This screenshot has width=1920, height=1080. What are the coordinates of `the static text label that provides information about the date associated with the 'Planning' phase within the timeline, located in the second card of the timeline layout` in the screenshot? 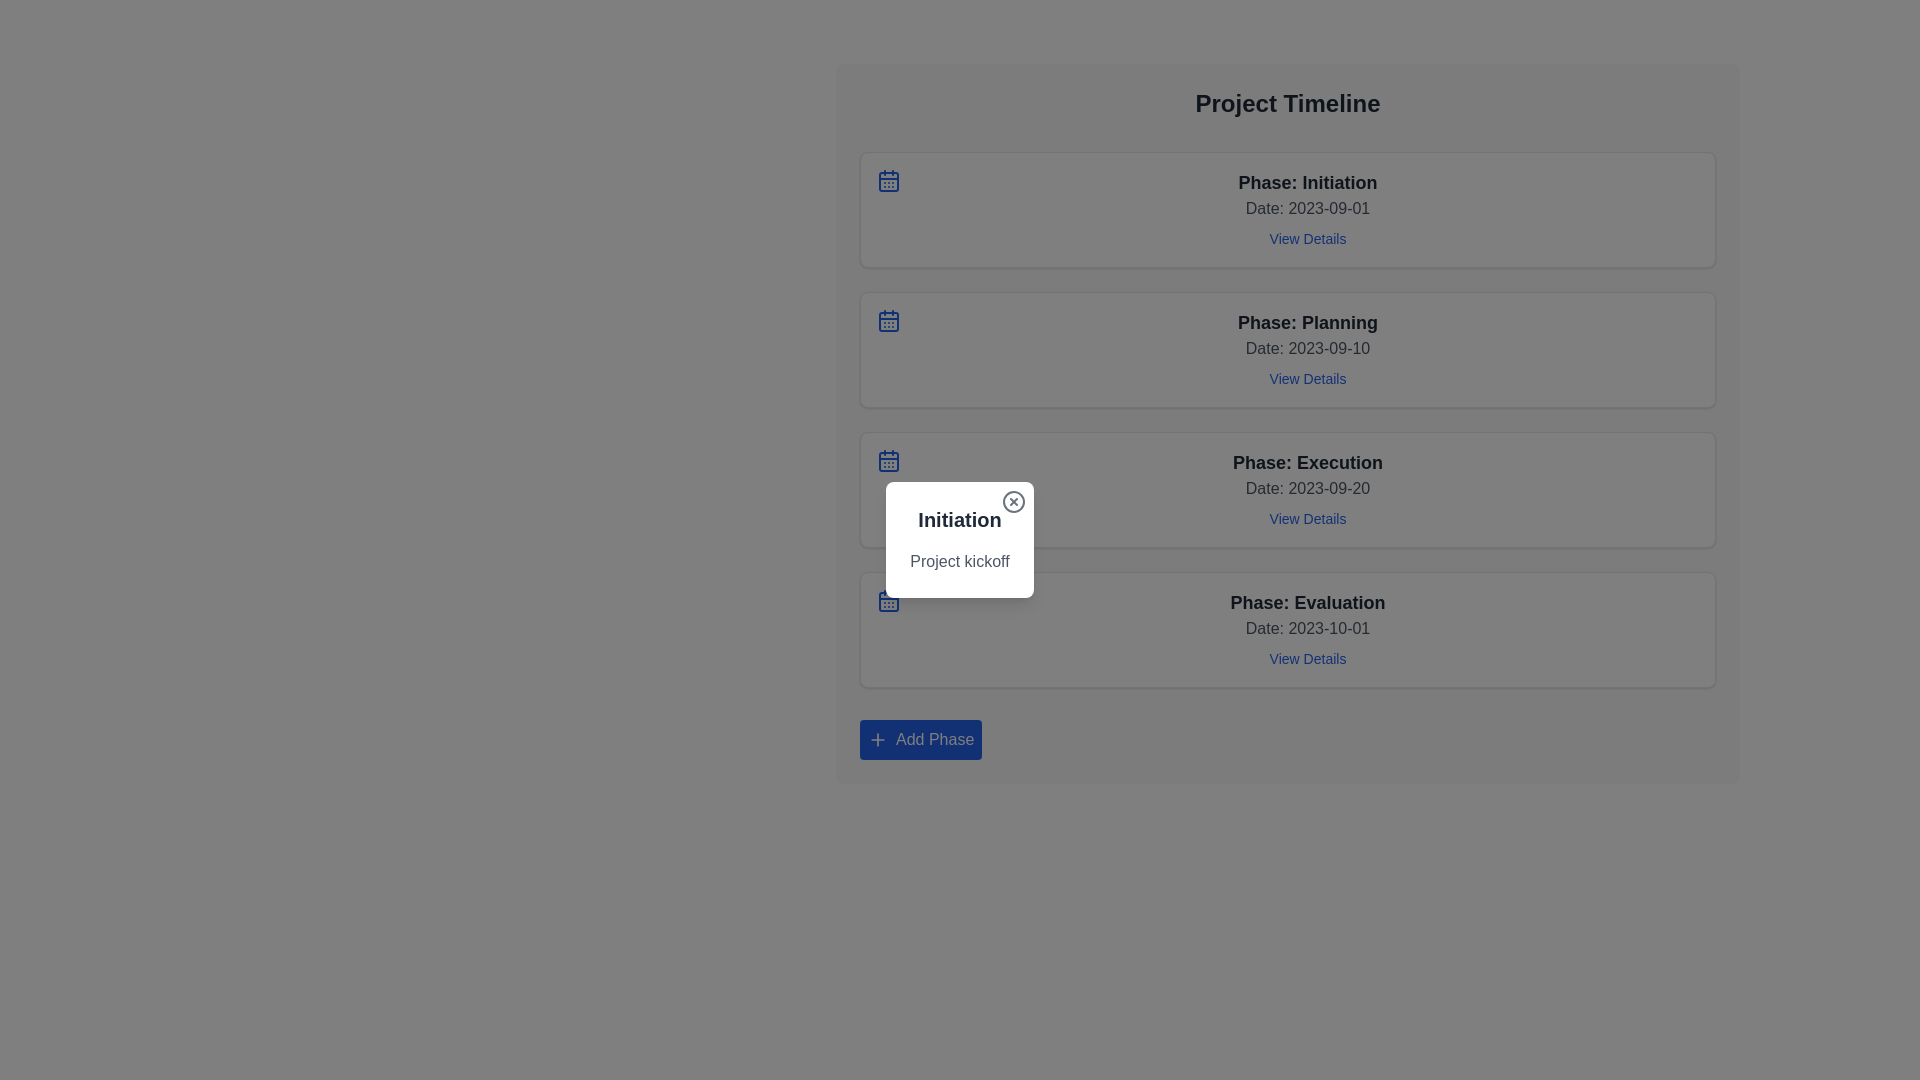 It's located at (1308, 347).